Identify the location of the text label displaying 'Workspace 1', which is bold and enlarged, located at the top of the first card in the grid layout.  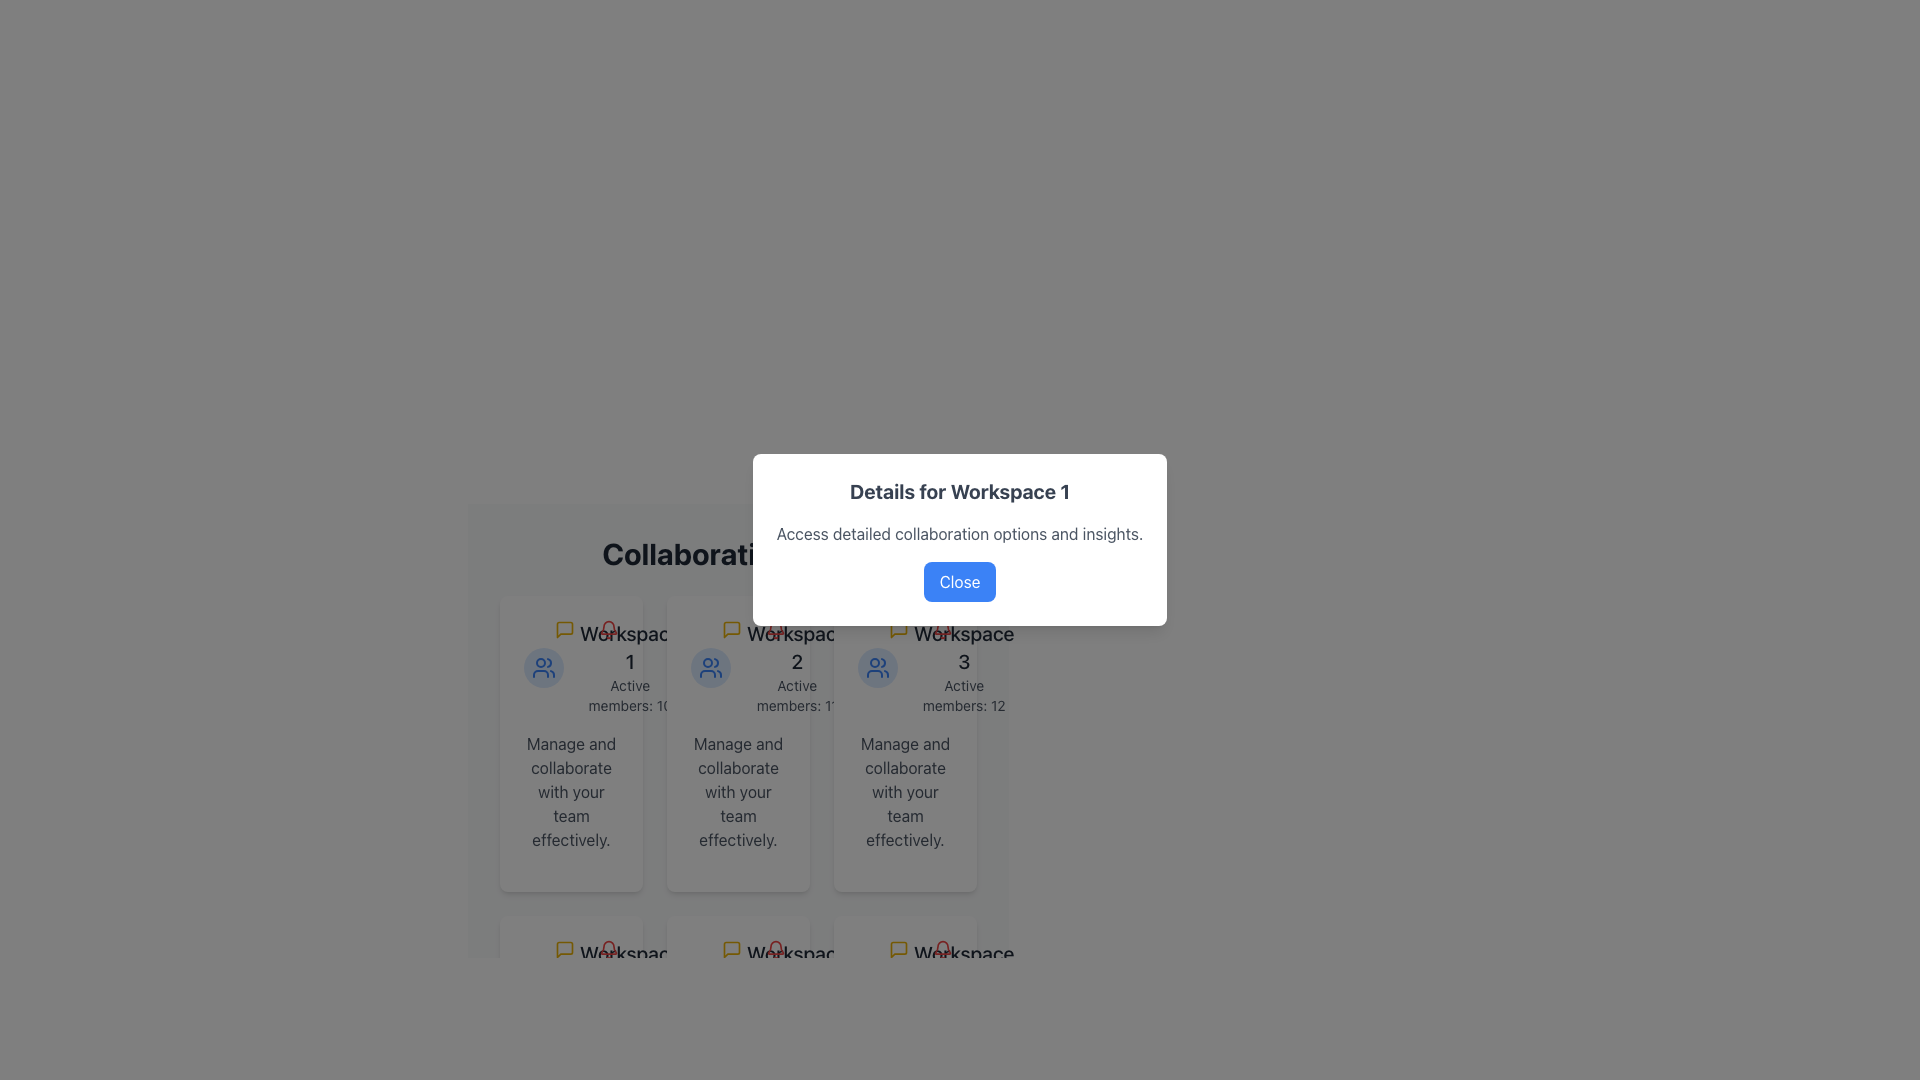
(629, 648).